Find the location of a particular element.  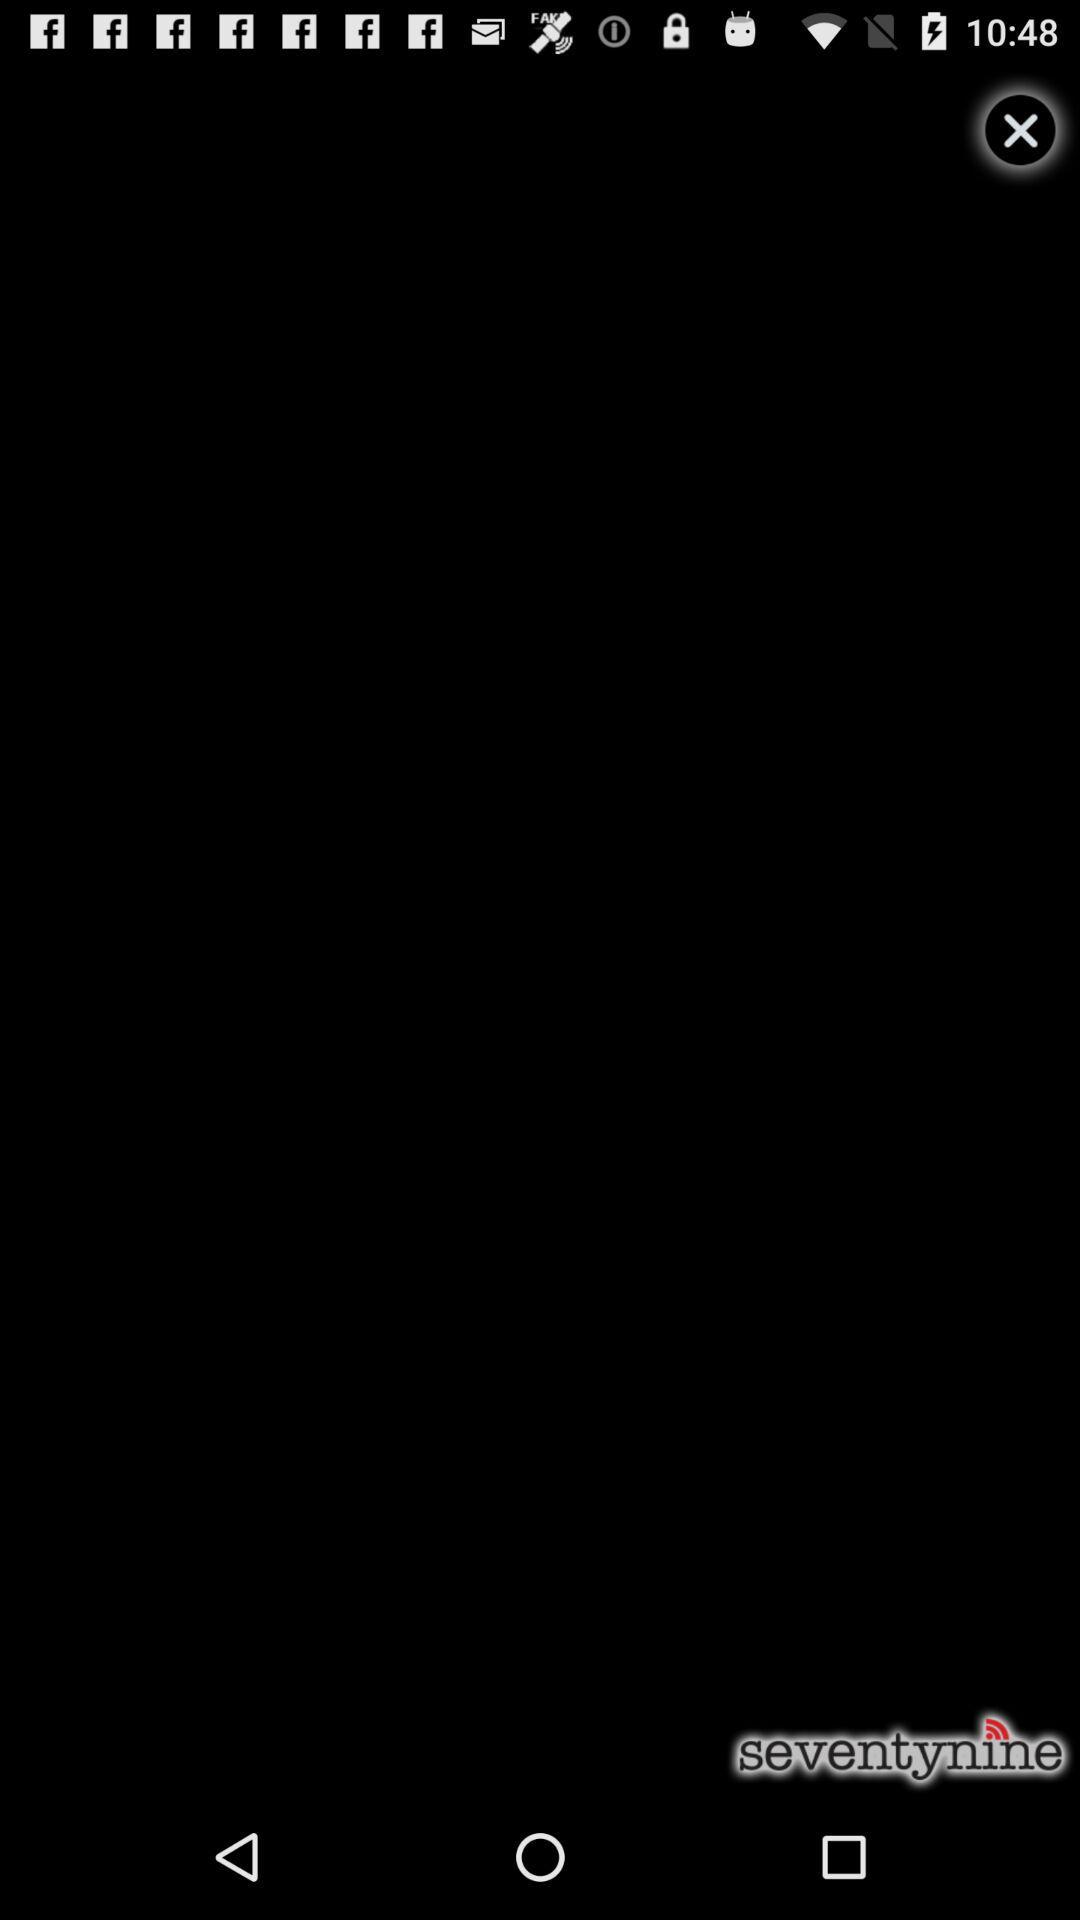

cancel is located at coordinates (1020, 129).